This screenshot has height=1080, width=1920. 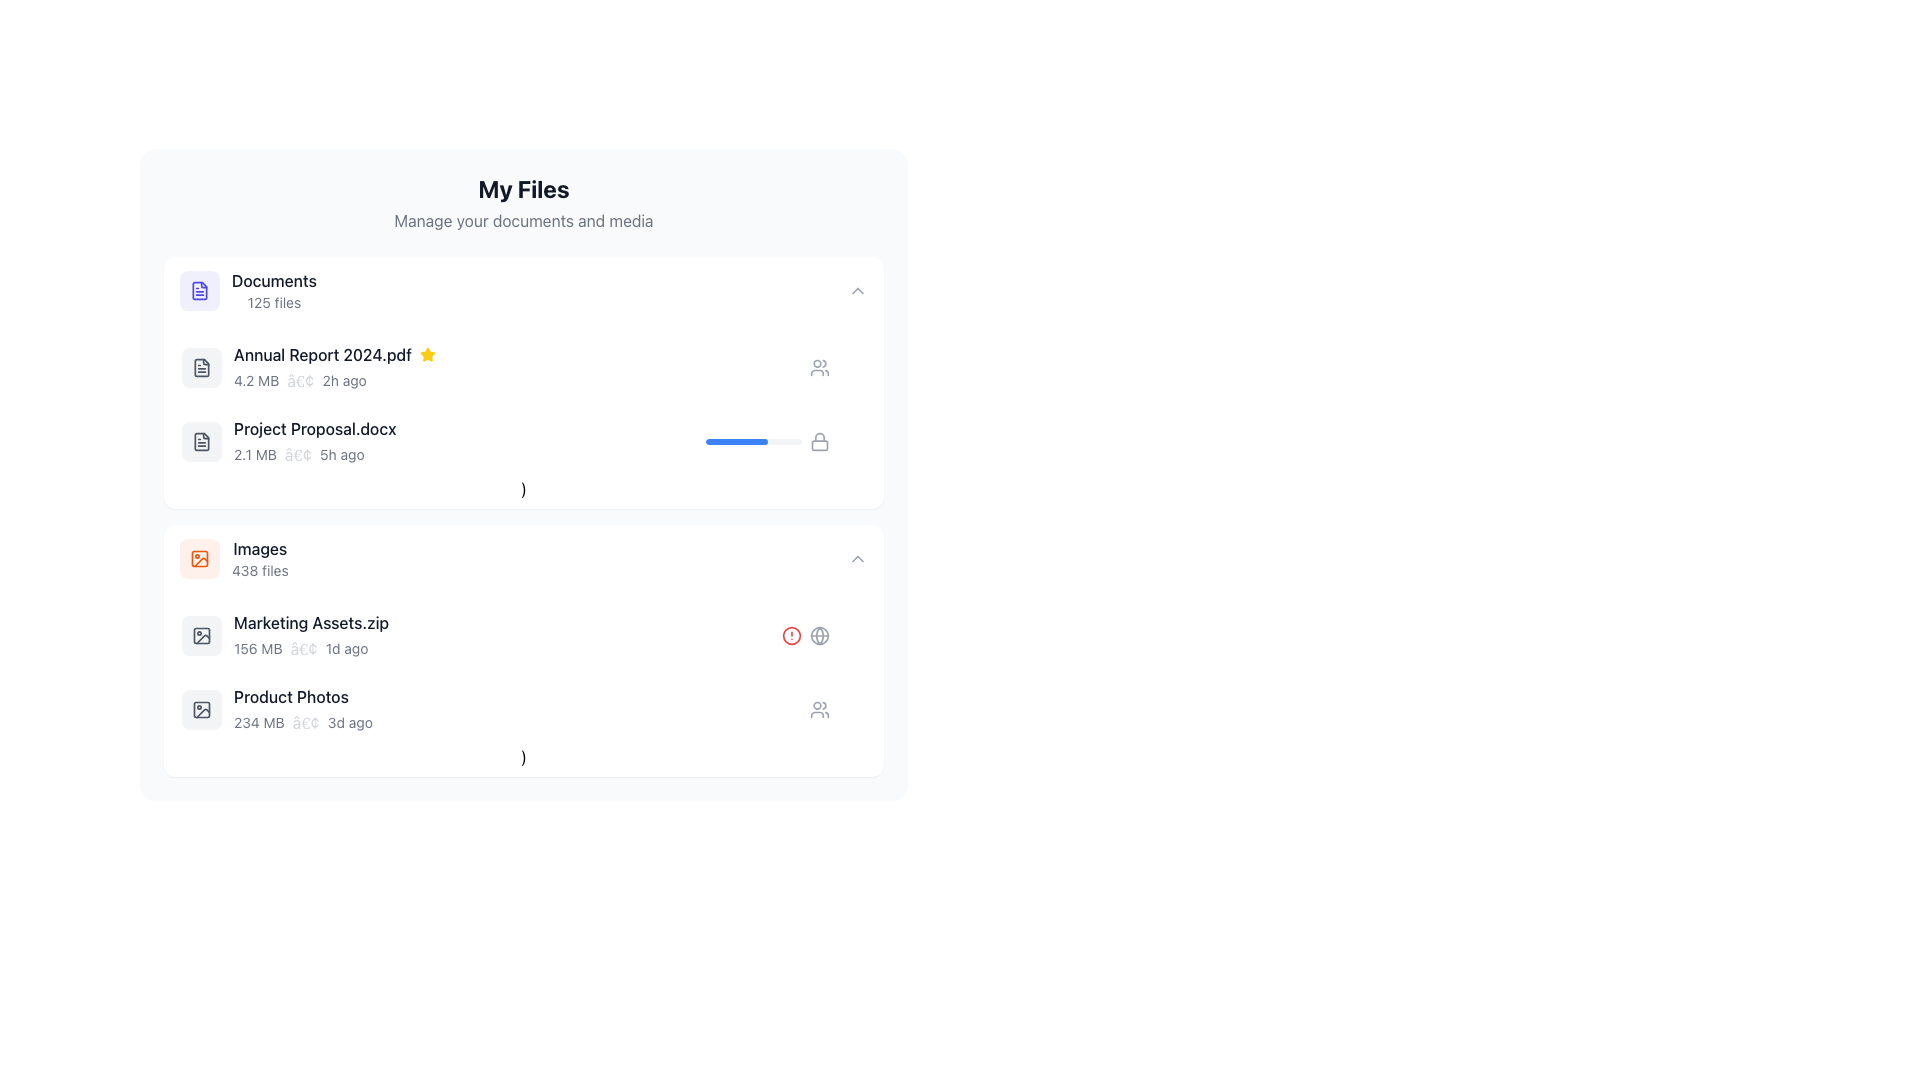 I want to click on the document icon located in the top left section of the 'Documents' group, which is represented as a blue rectangle with a folded top right corner, so click(x=200, y=290).